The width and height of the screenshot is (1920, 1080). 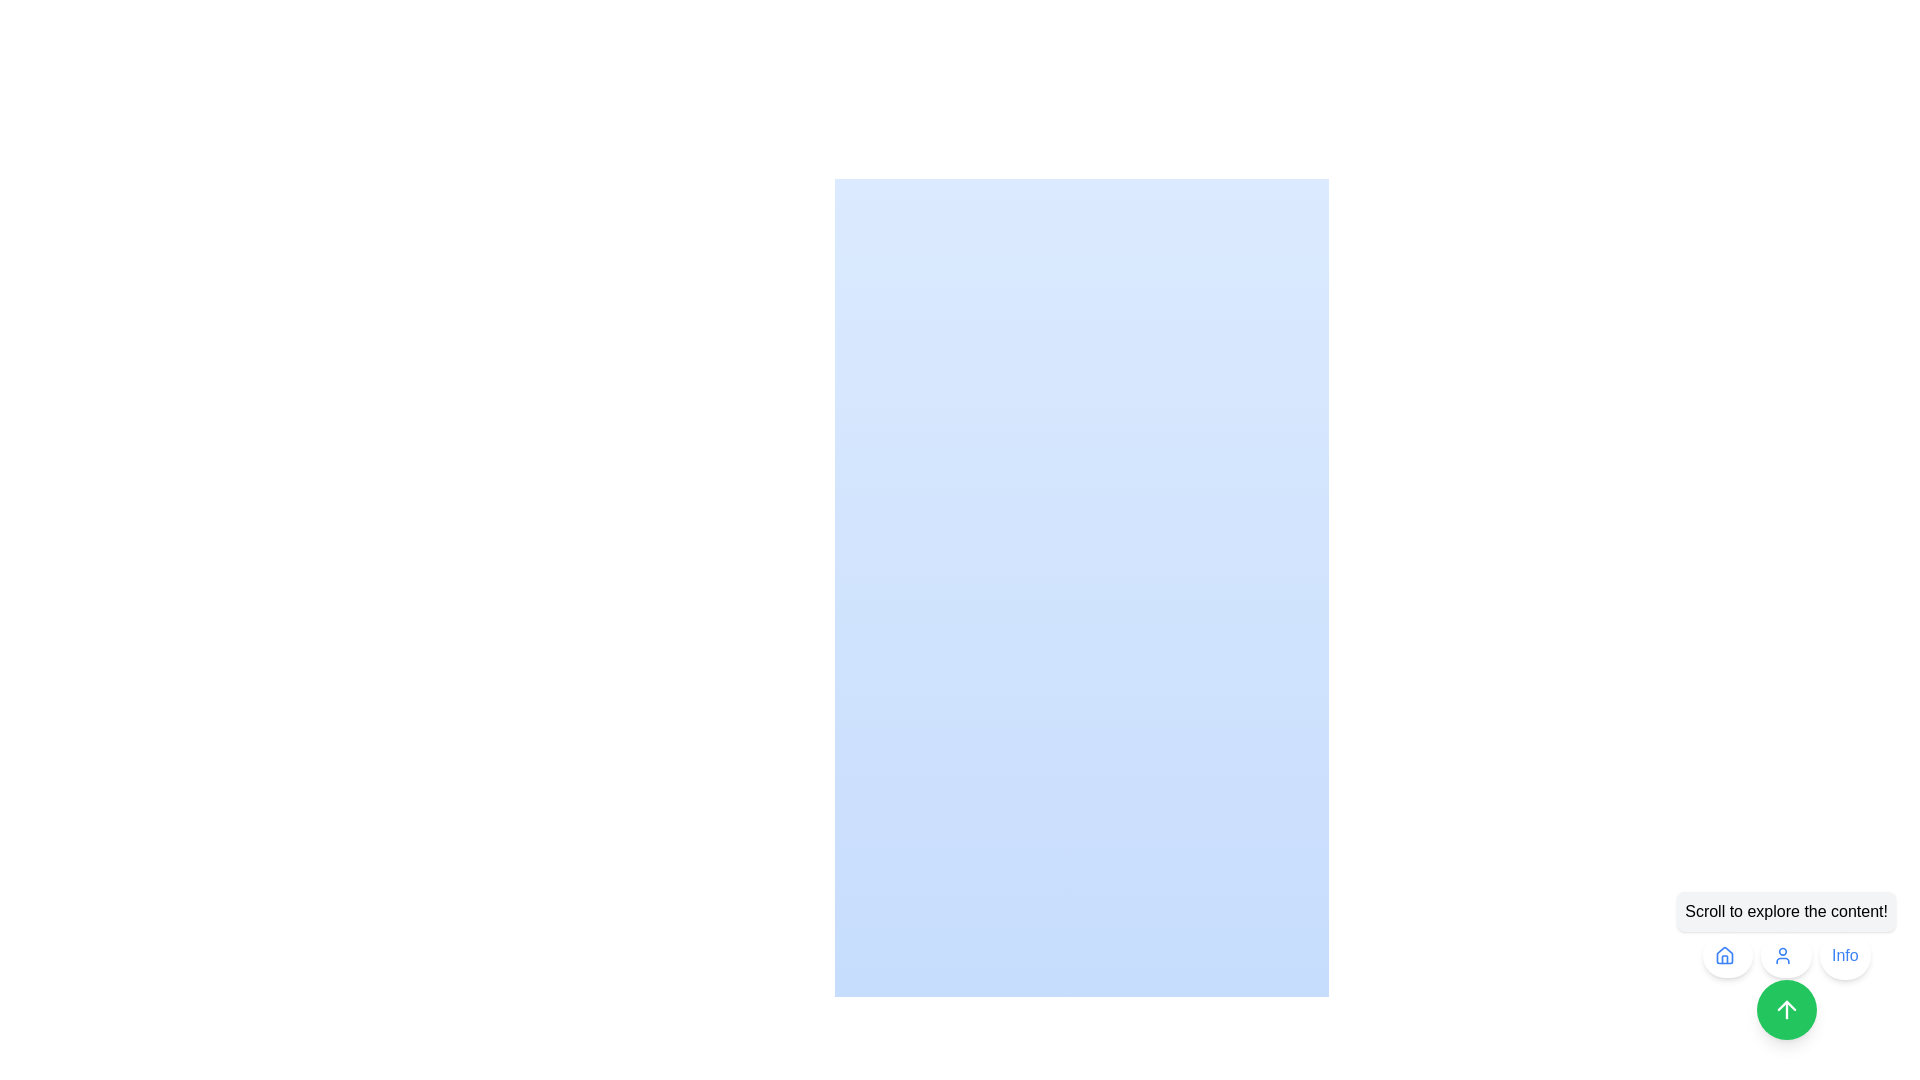 I want to click on the user icon, which is a simplified human figure with a blue circle for the head and a curved line for the shoulders, located in the second position among three circular buttons at the bottom-right of the interface, so click(x=1783, y=955).